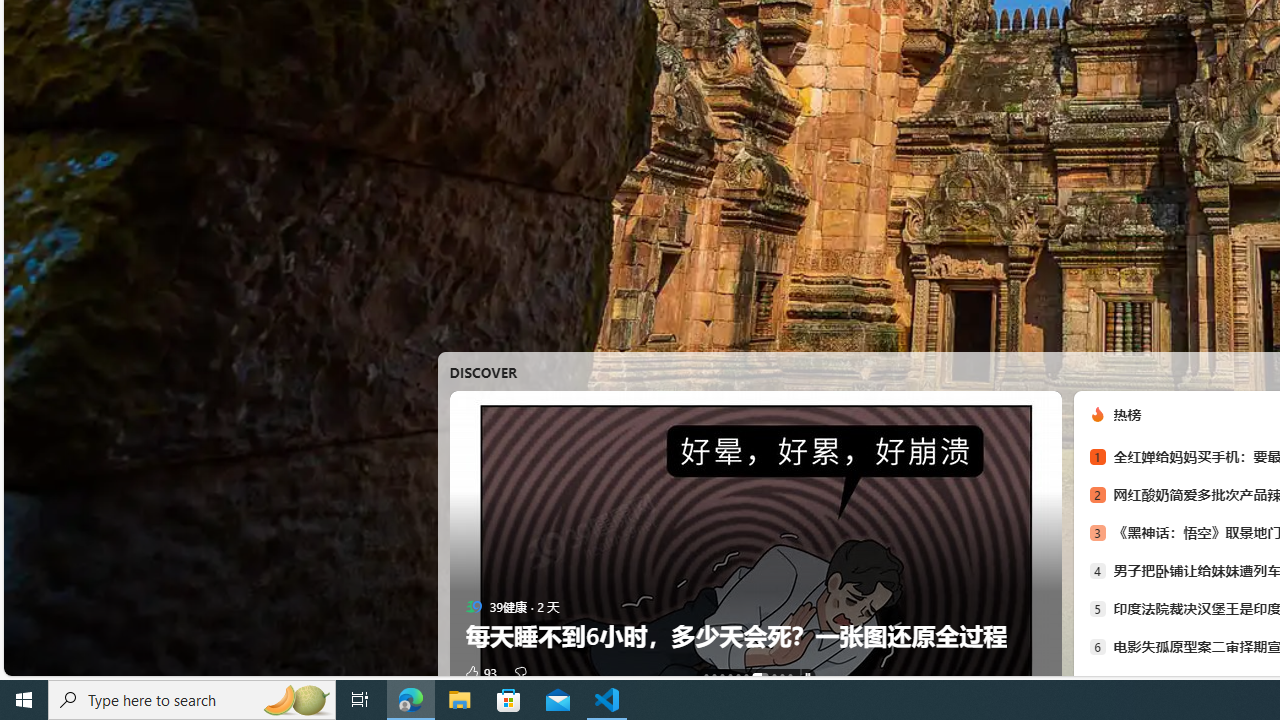  I want to click on 'AutomationID: tab-2', so click(720, 675).